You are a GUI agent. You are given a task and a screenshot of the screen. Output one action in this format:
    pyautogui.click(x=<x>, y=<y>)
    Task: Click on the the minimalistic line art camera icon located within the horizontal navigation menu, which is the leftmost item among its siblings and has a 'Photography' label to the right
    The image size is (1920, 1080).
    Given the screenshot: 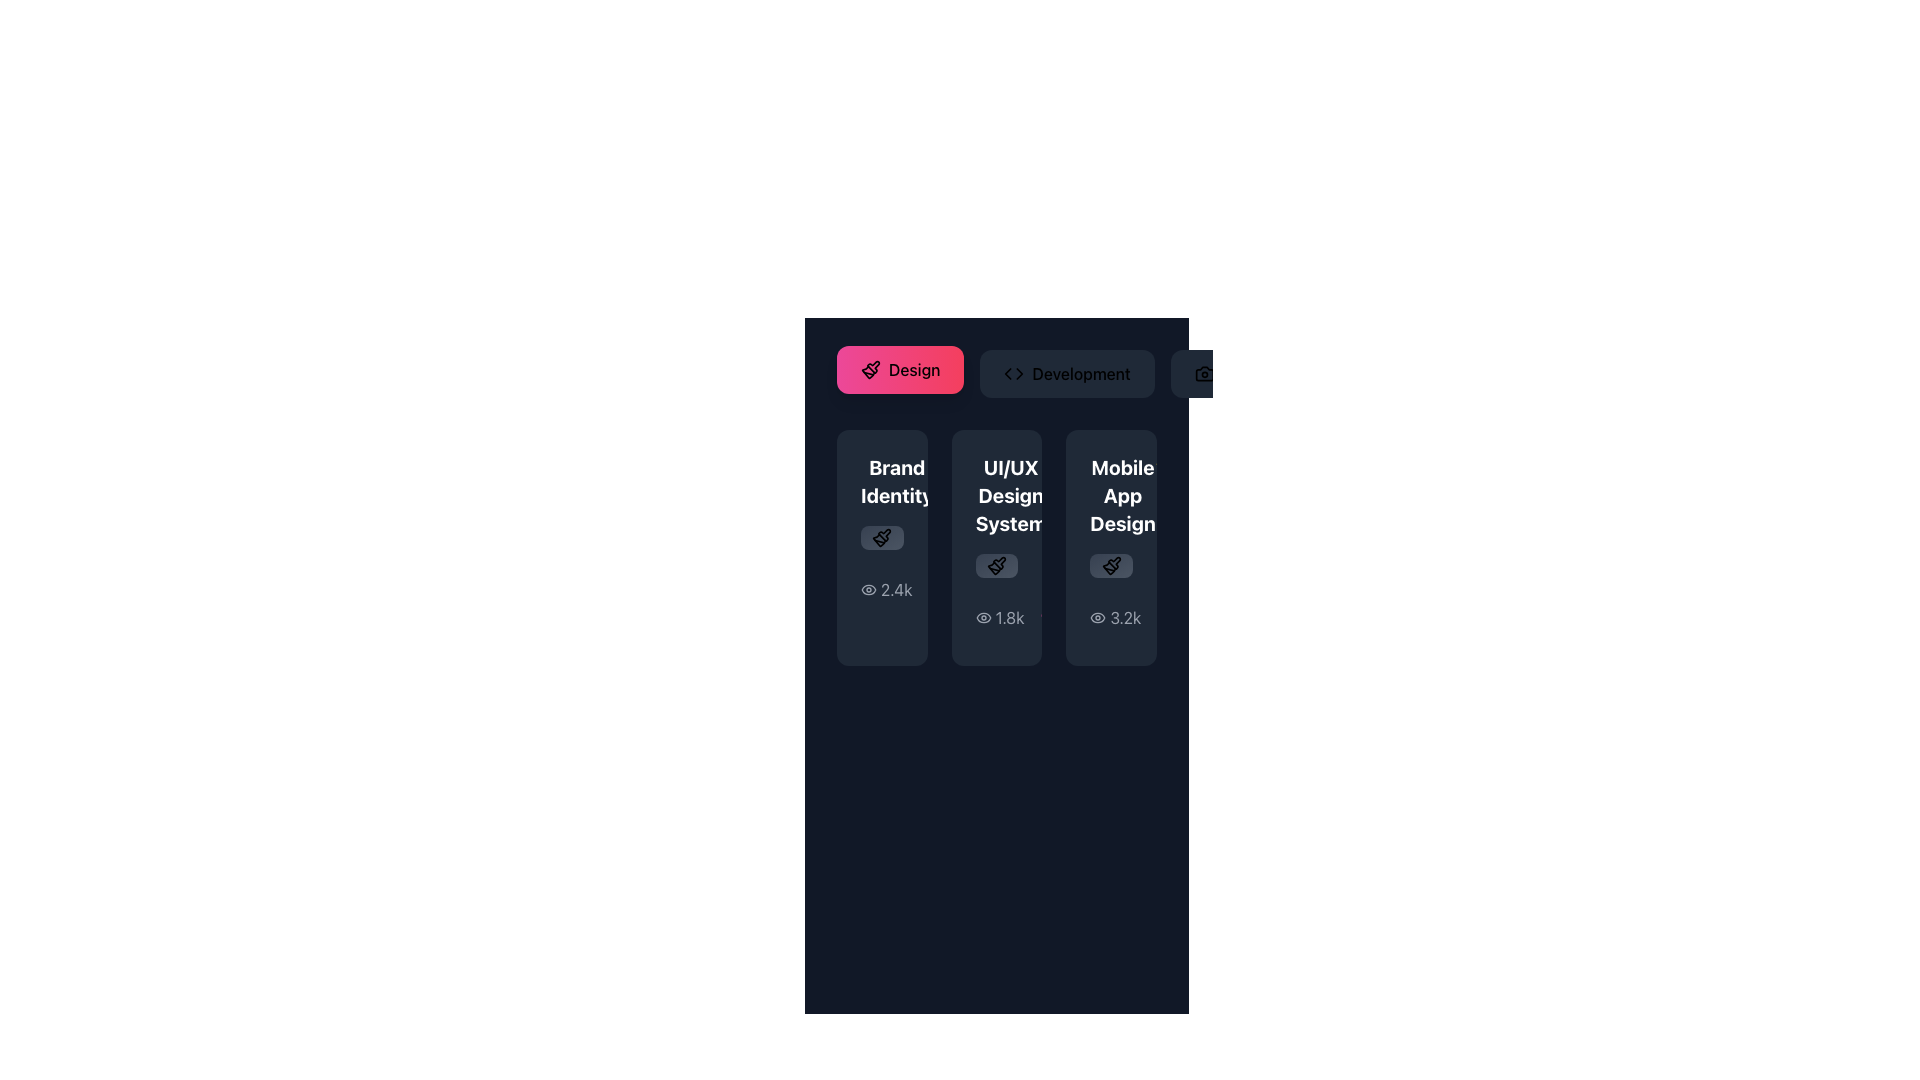 What is the action you would take?
    pyautogui.click(x=1203, y=374)
    